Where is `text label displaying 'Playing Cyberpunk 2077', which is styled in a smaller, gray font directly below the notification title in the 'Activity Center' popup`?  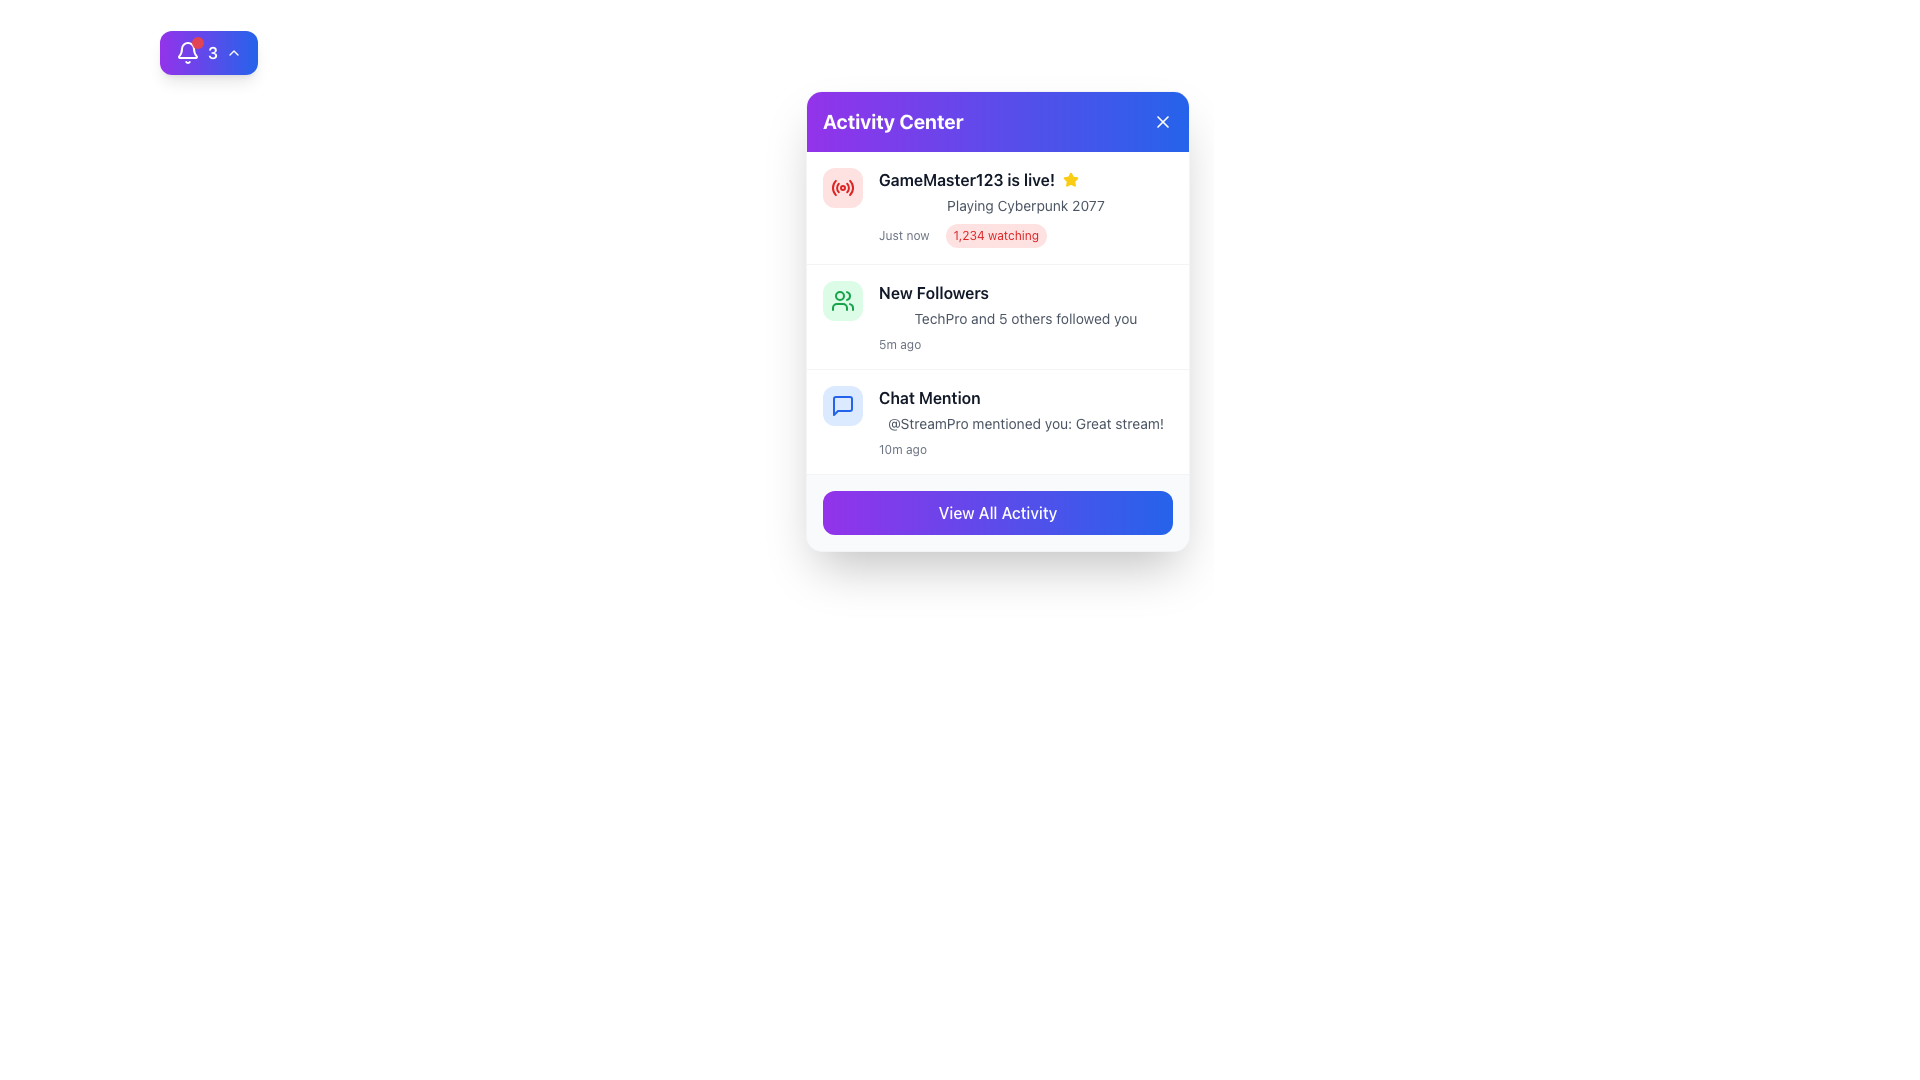
text label displaying 'Playing Cyberpunk 2077', which is styled in a smaller, gray font directly below the notification title in the 'Activity Center' popup is located at coordinates (1026, 205).